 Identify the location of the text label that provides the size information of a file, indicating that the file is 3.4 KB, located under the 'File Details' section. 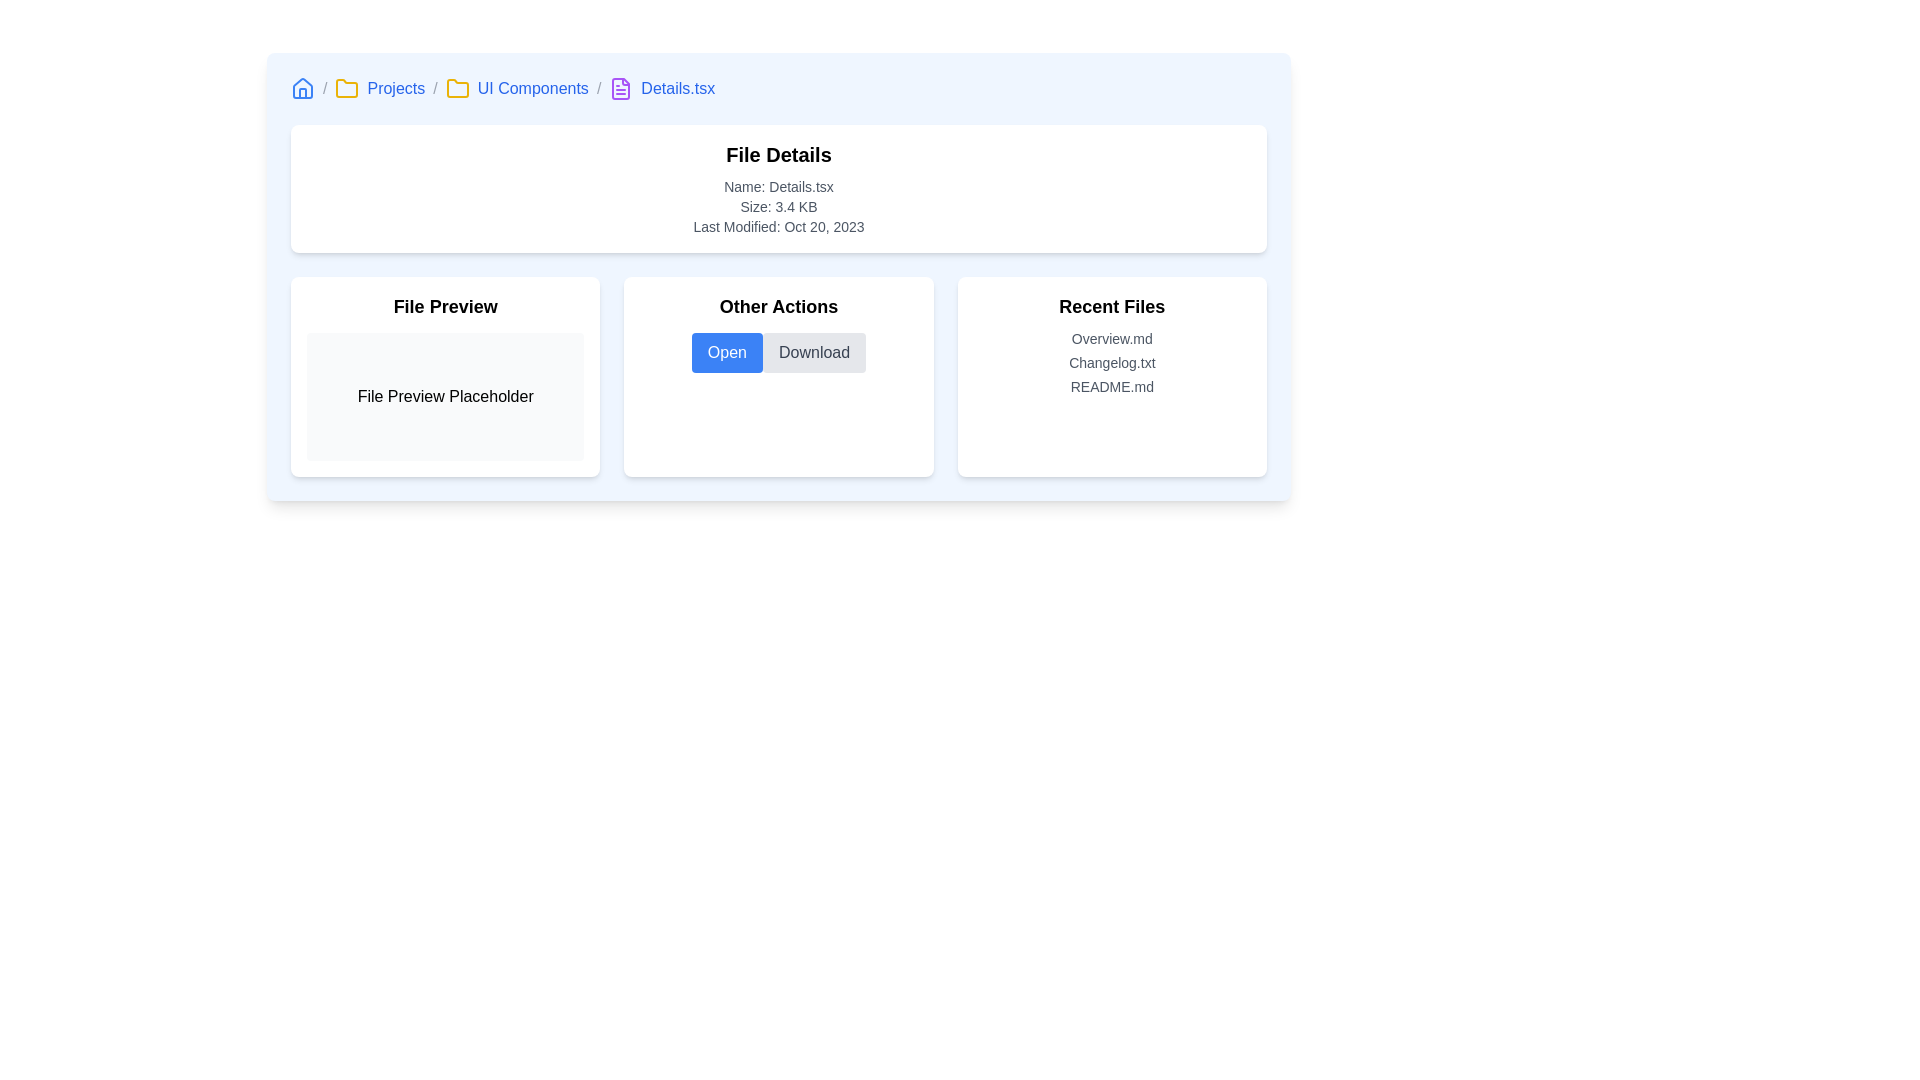
(777, 207).